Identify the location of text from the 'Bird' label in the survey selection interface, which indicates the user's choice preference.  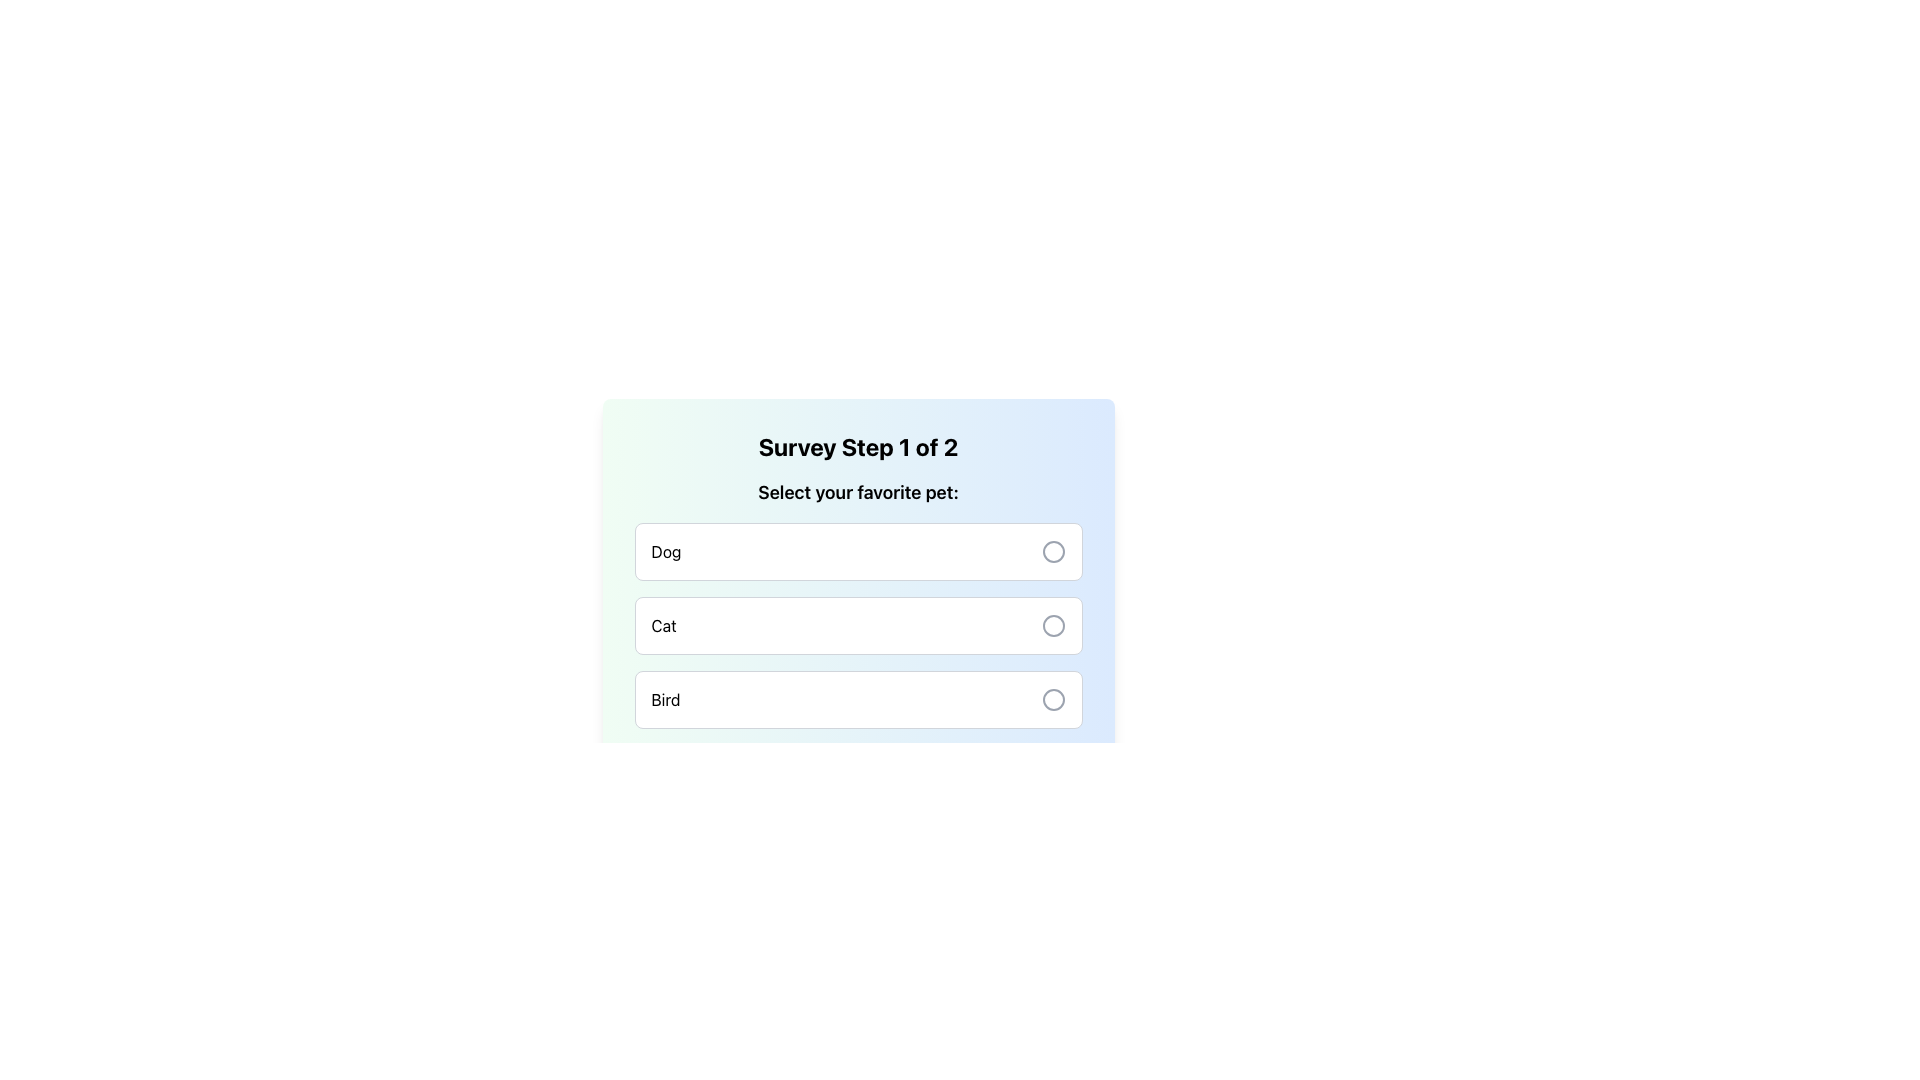
(665, 698).